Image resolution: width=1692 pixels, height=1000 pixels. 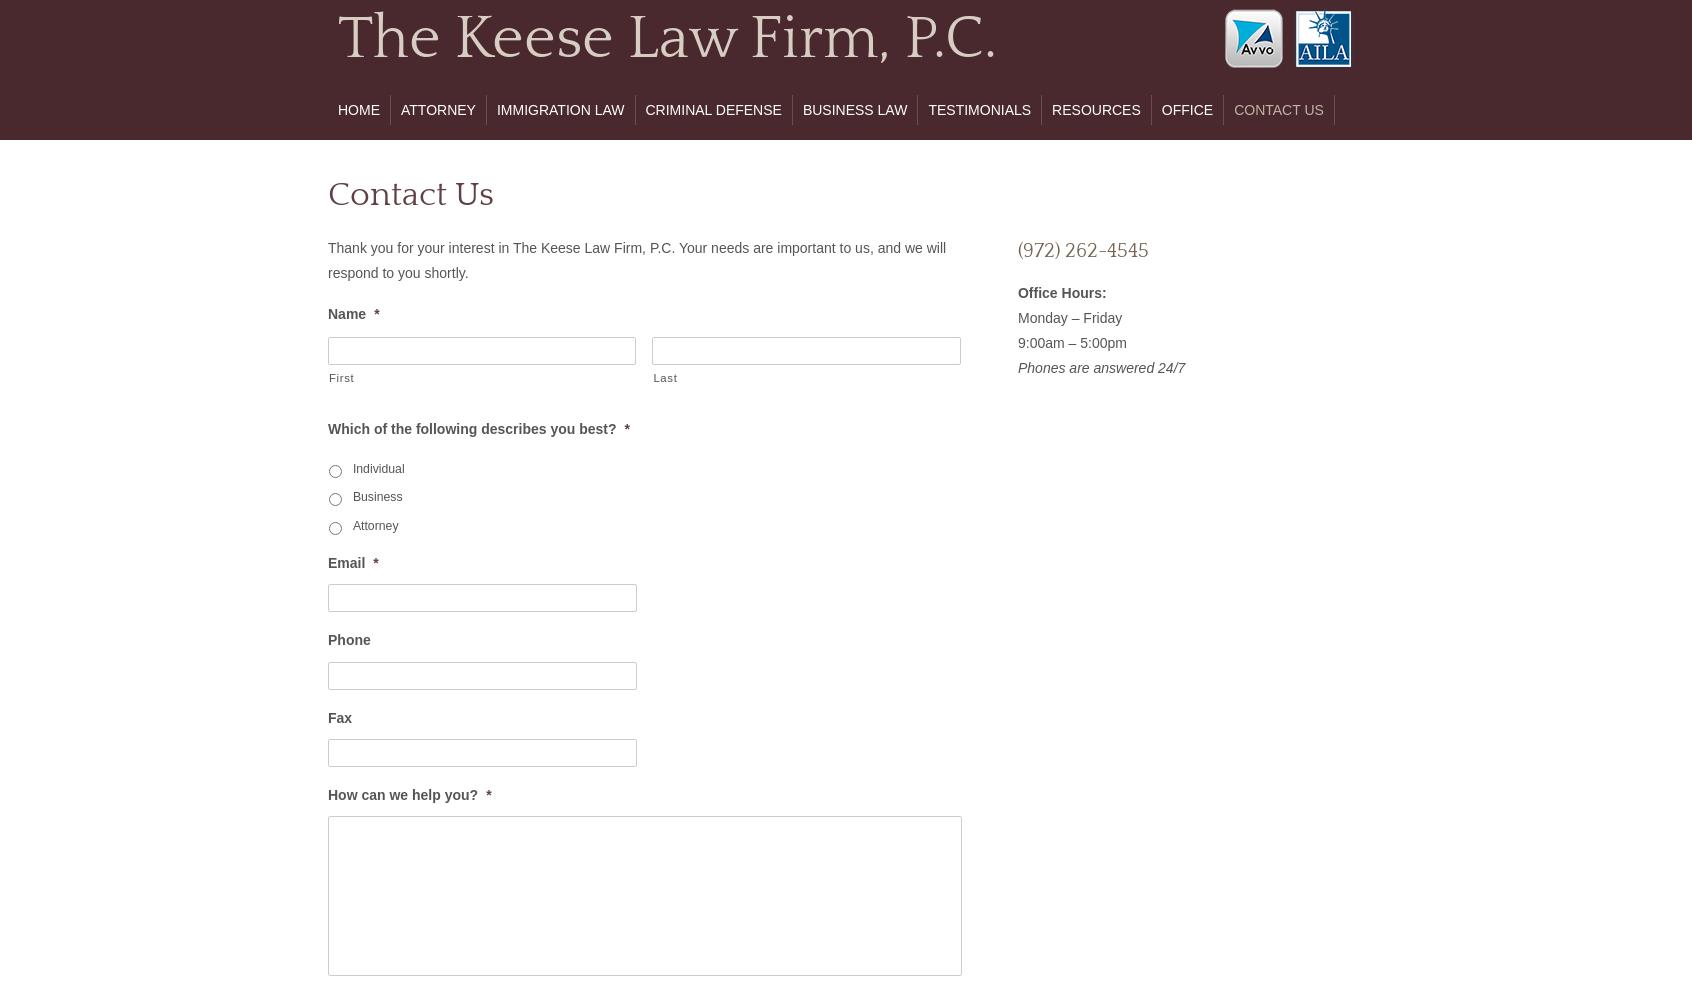 What do you see at coordinates (359, 109) in the screenshot?
I see `'Home'` at bounding box center [359, 109].